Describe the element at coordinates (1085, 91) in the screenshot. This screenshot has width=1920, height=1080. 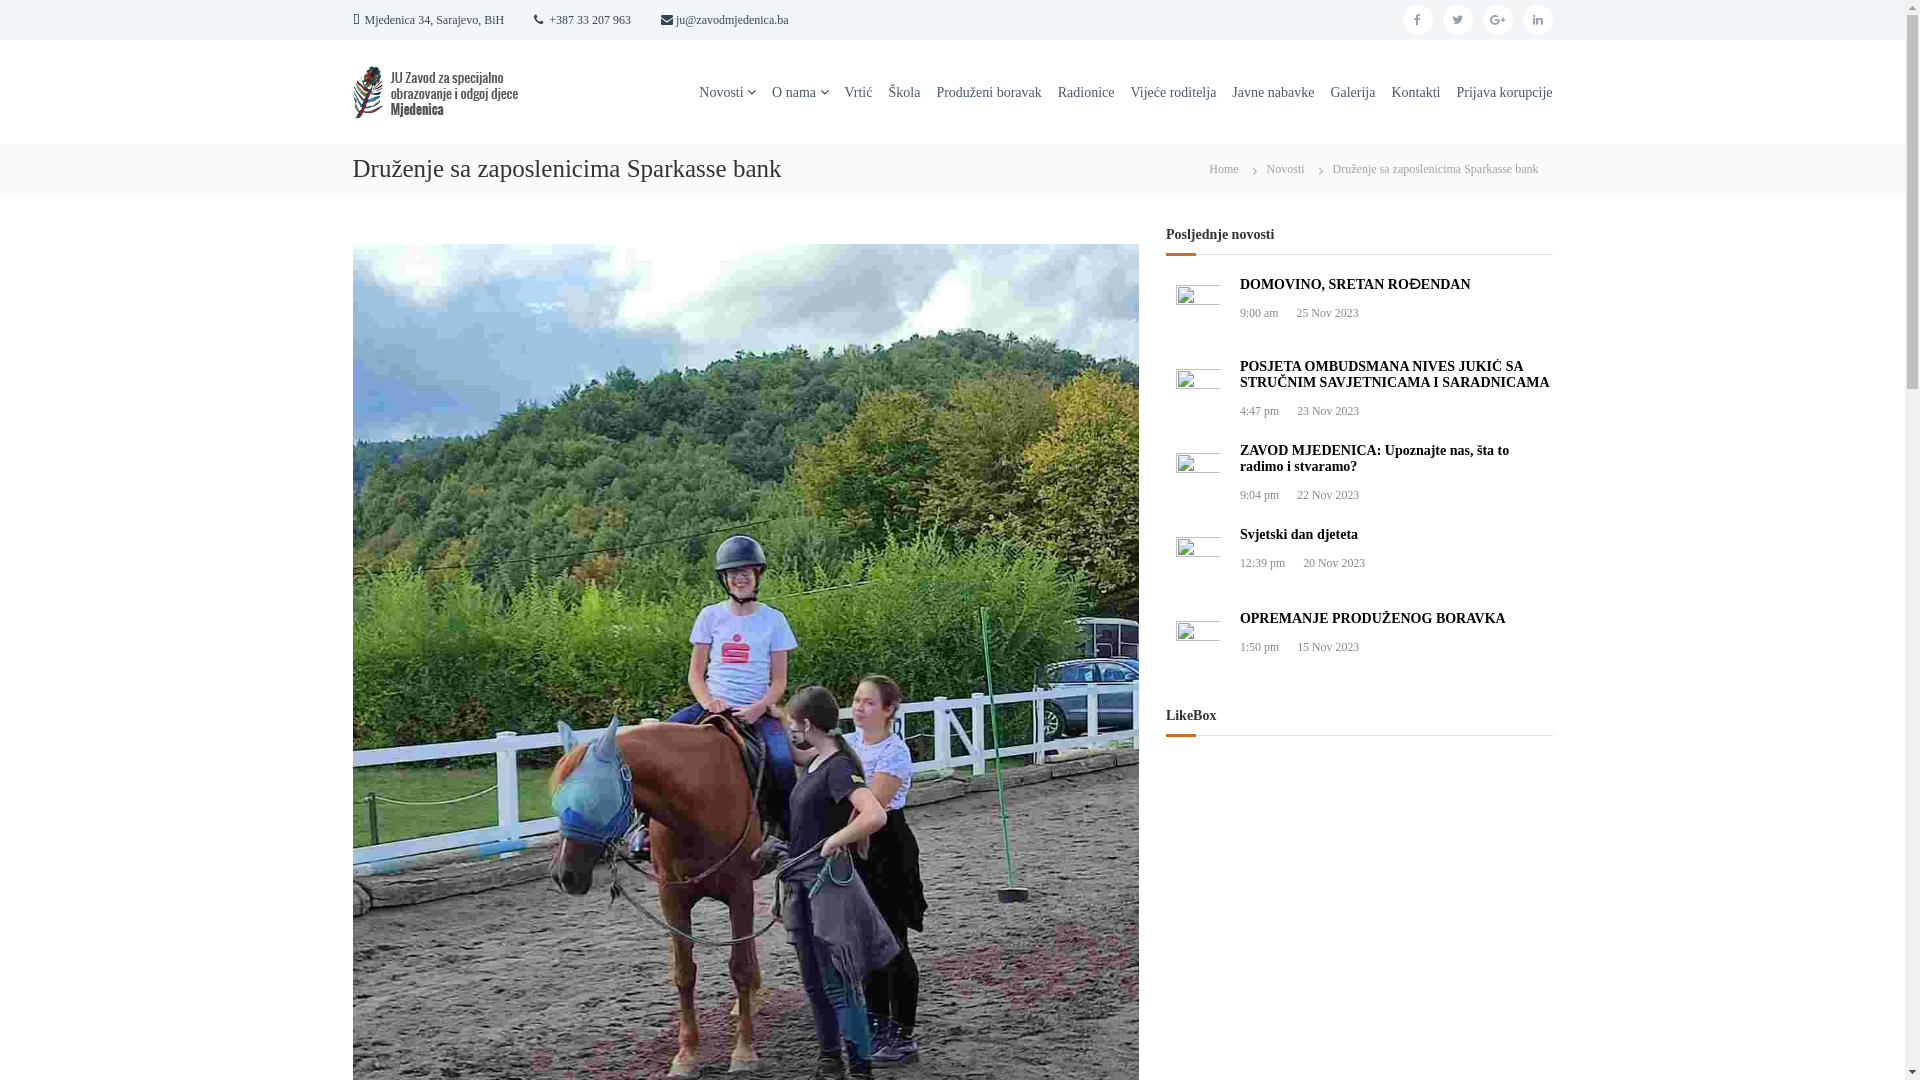
I see `'Radionice'` at that location.